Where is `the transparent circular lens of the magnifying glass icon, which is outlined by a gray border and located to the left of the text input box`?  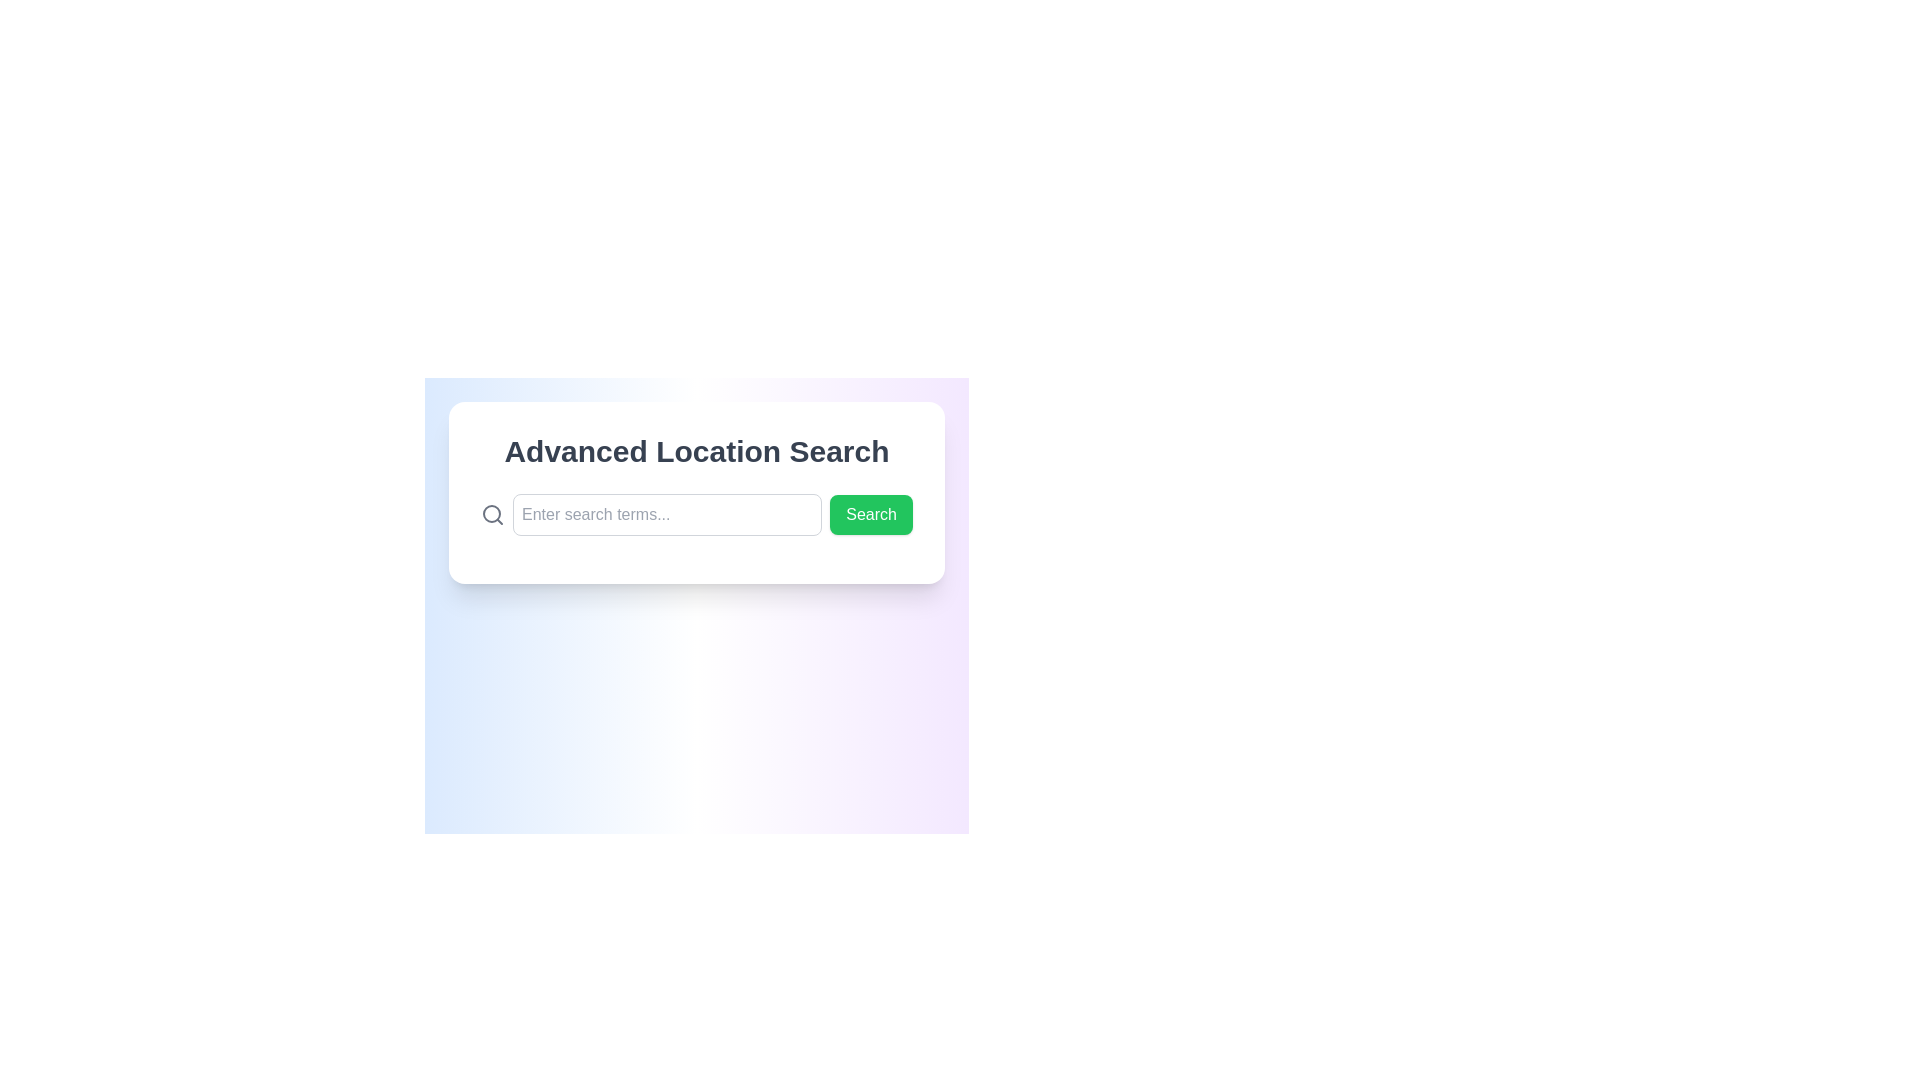 the transparent circular lens of the magnifying glass icon, which is outlined by a gray border and located to the left of the text input box is located at coordinates (491, 512).